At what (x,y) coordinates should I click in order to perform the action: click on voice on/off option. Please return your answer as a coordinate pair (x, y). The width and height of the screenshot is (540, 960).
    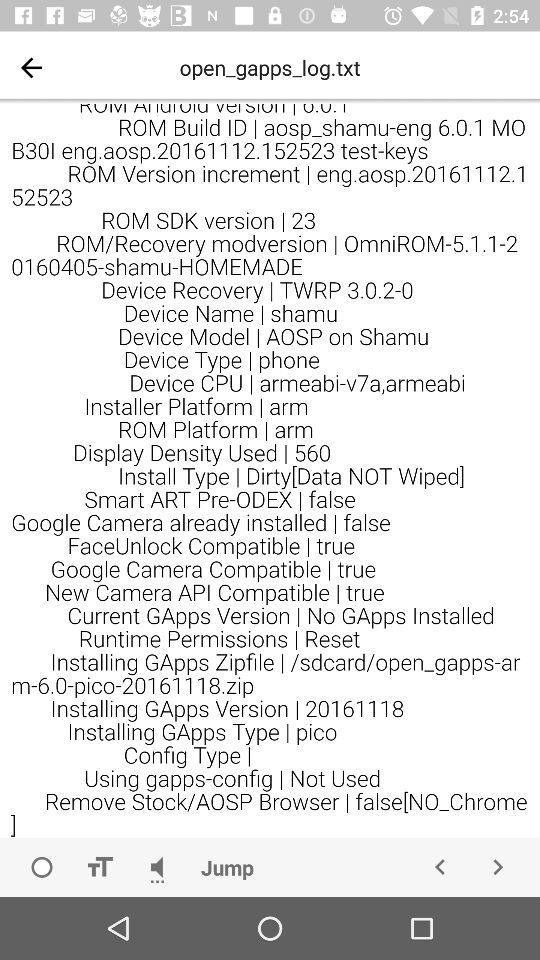
    Looking at the image, I should click on (156, 866).